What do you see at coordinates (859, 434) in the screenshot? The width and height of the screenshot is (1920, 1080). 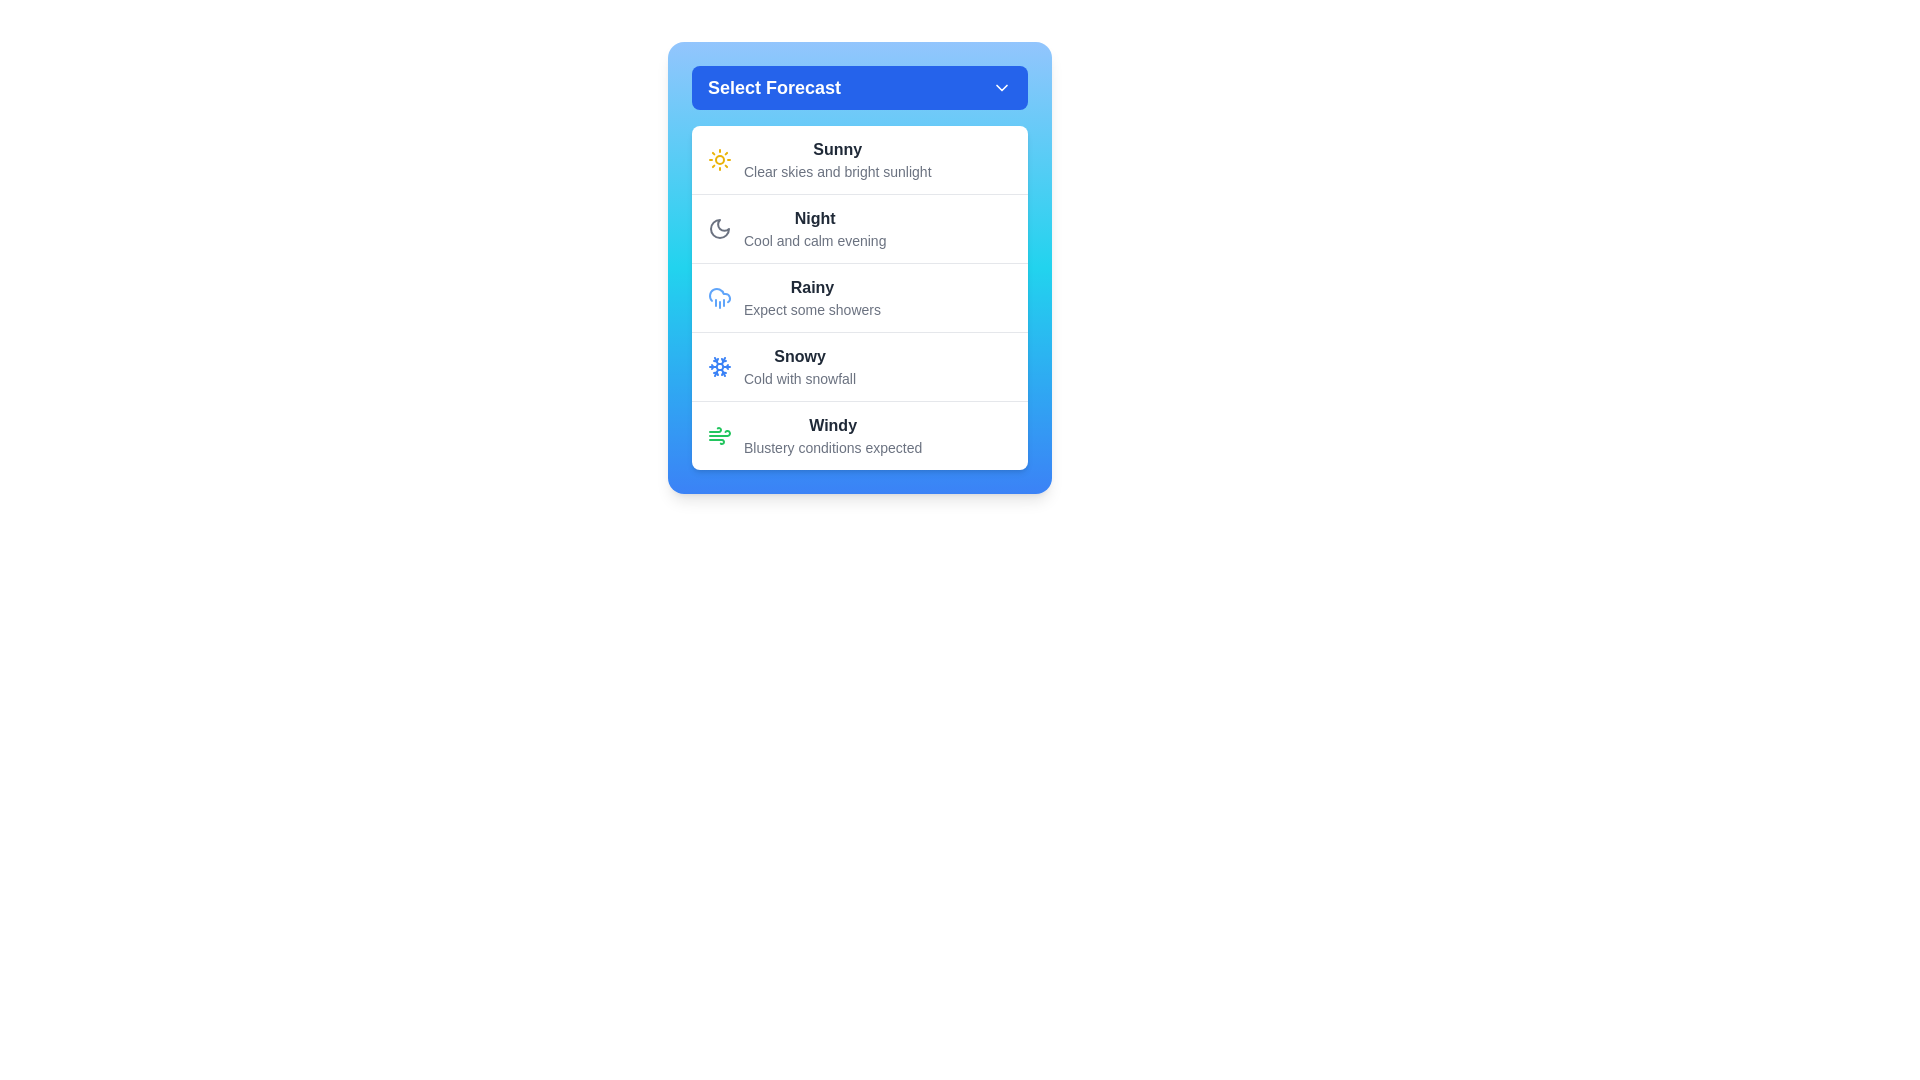 I see `the weather condition list item labeled 'Windy' that displays 'Blustery conditions expected'` at bounding box center [859, 434].